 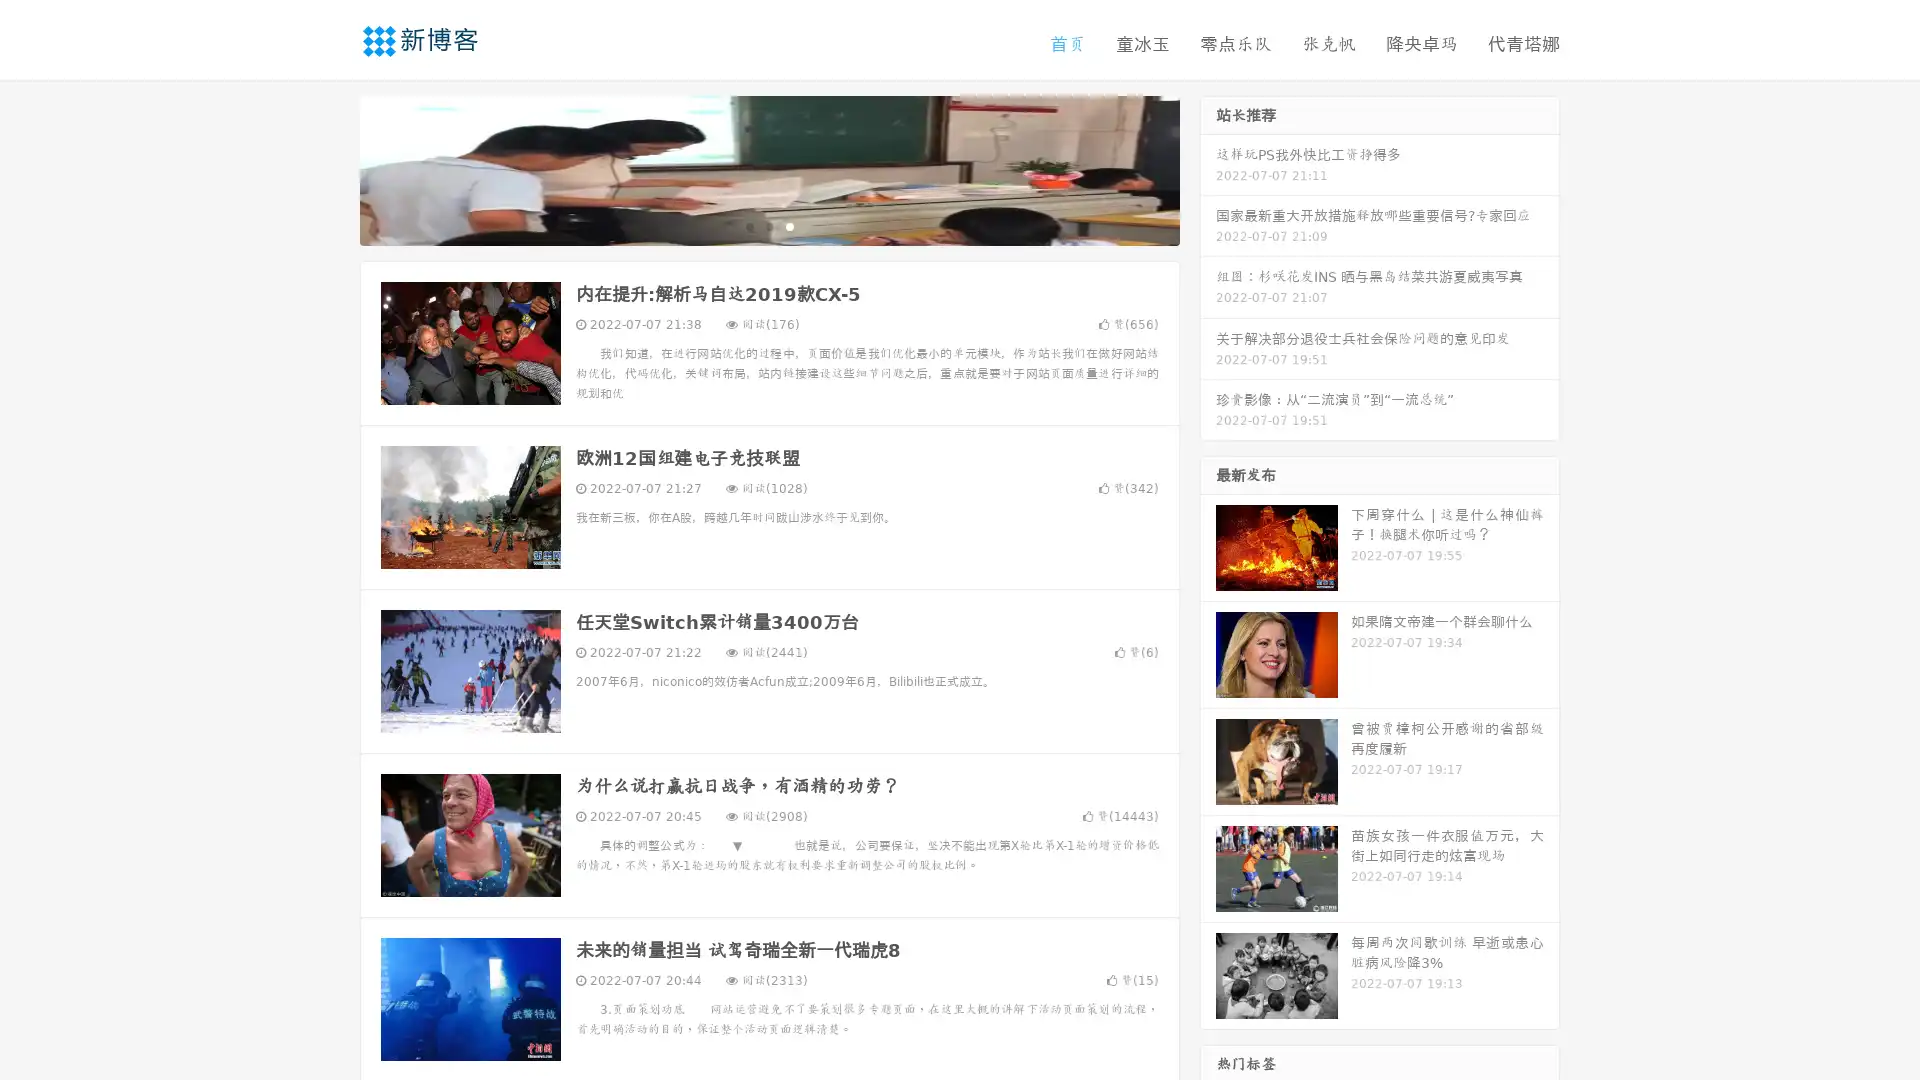 I want to click on Previous slide, so click(x=330, y=168).